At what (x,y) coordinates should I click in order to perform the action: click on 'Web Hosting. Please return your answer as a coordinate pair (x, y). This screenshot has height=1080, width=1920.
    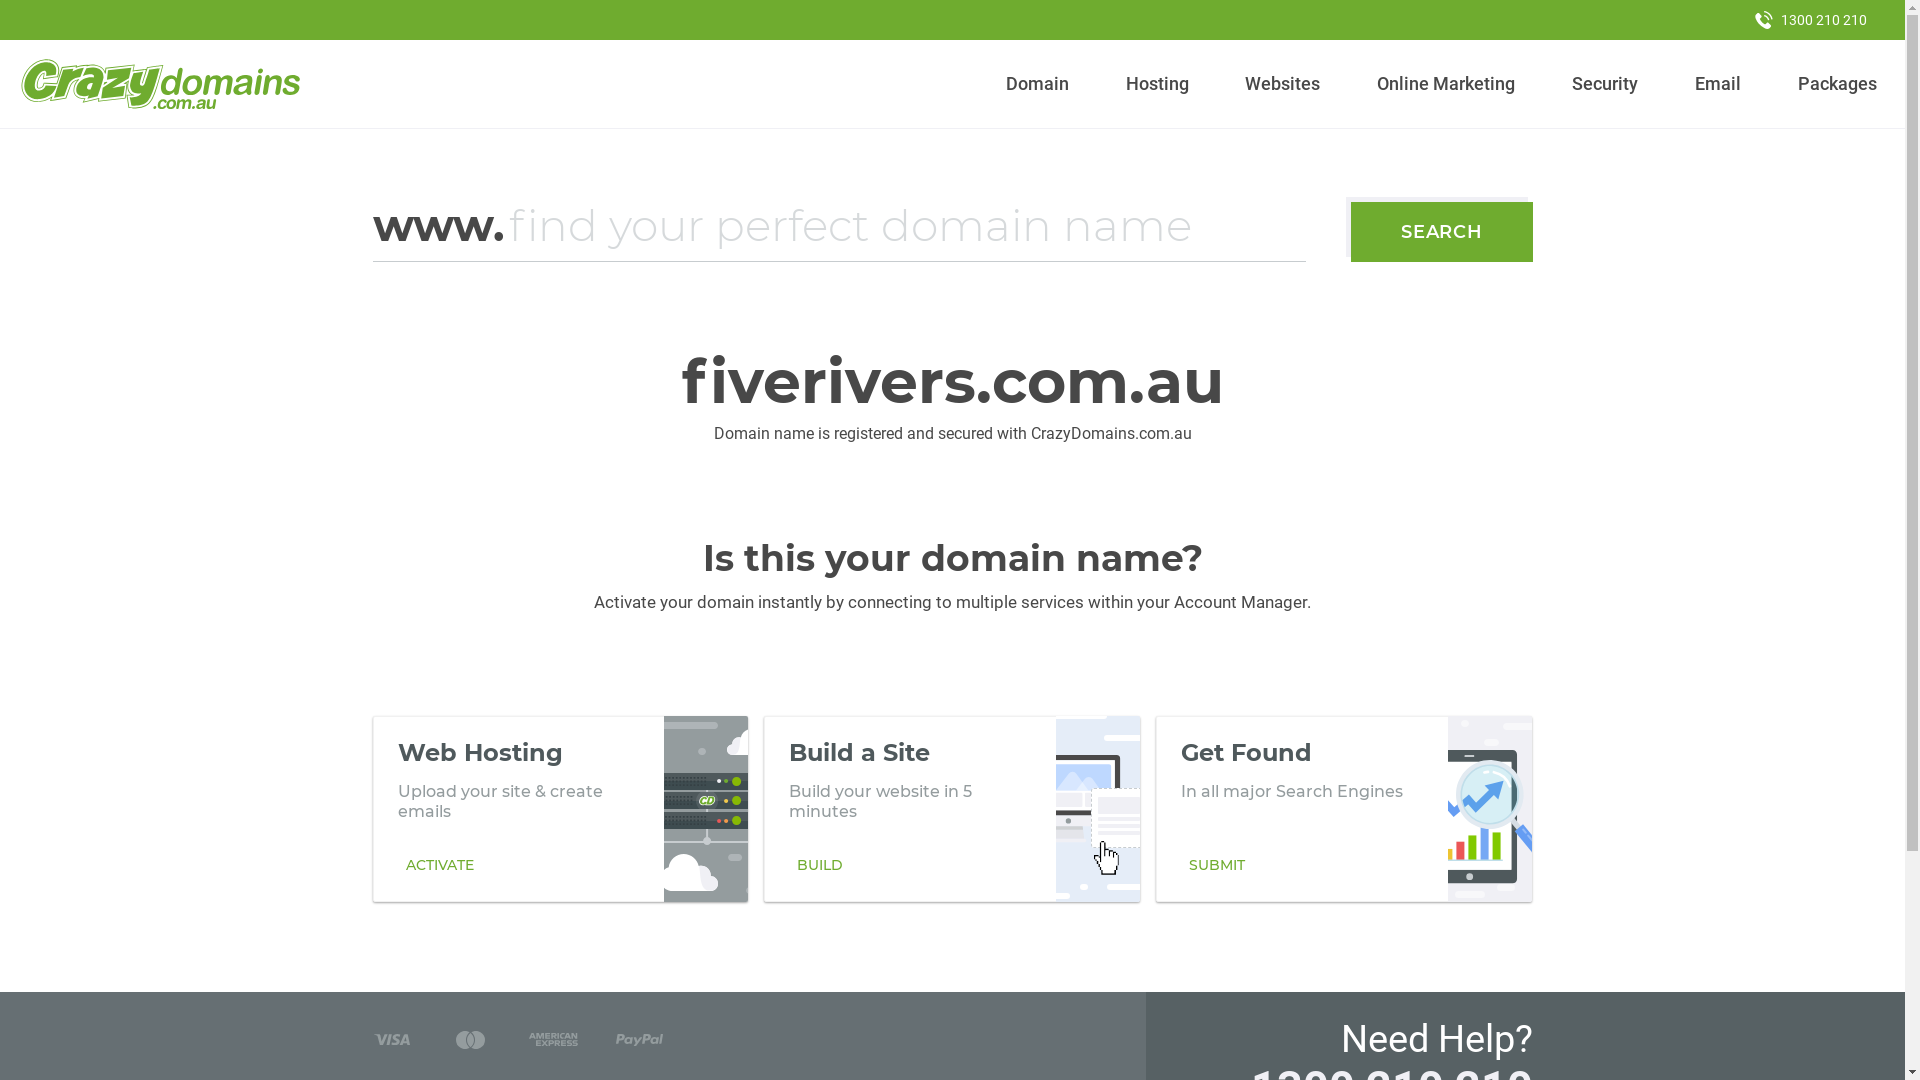
    Looking at the image, I should click on (560, 808).